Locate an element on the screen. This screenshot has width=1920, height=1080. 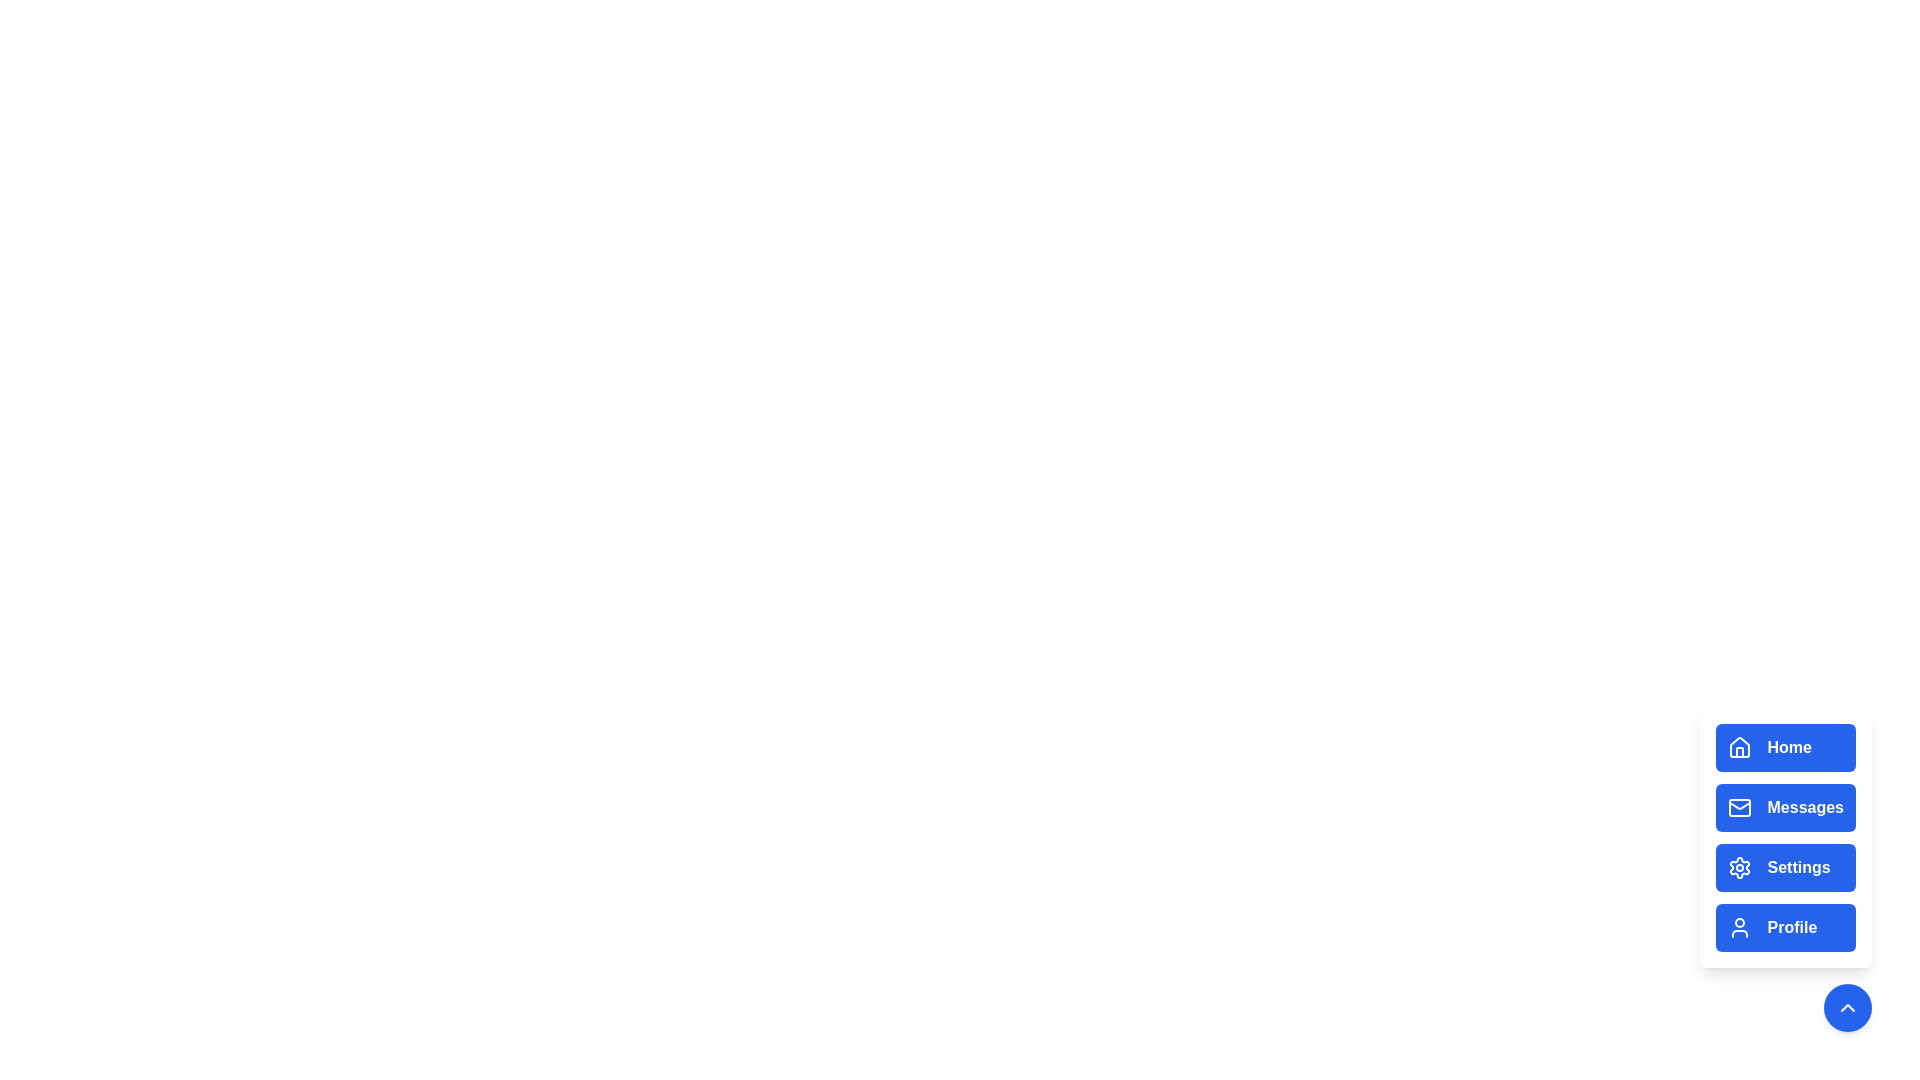
the Home button in the menu is located at coordinates (1785, 748).